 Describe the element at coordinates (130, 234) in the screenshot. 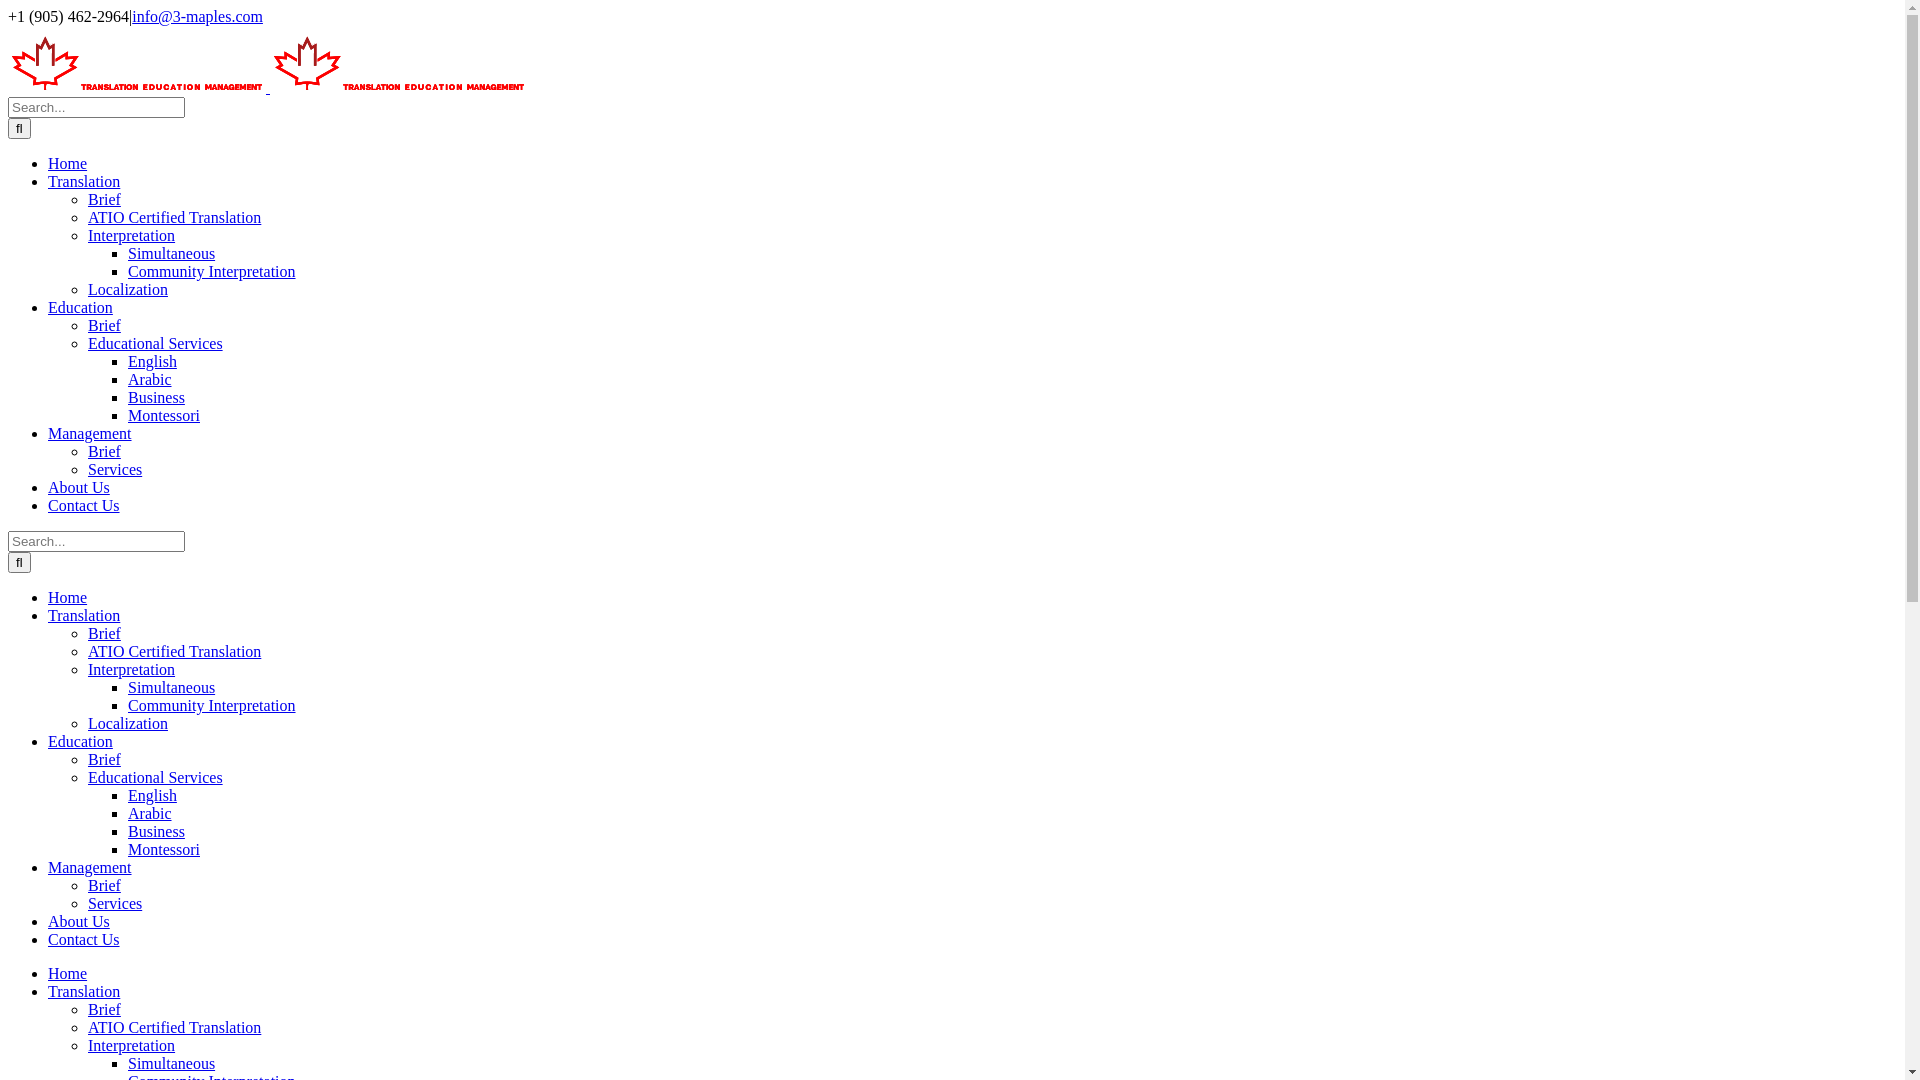

I see `'Interpretation'` at that location.